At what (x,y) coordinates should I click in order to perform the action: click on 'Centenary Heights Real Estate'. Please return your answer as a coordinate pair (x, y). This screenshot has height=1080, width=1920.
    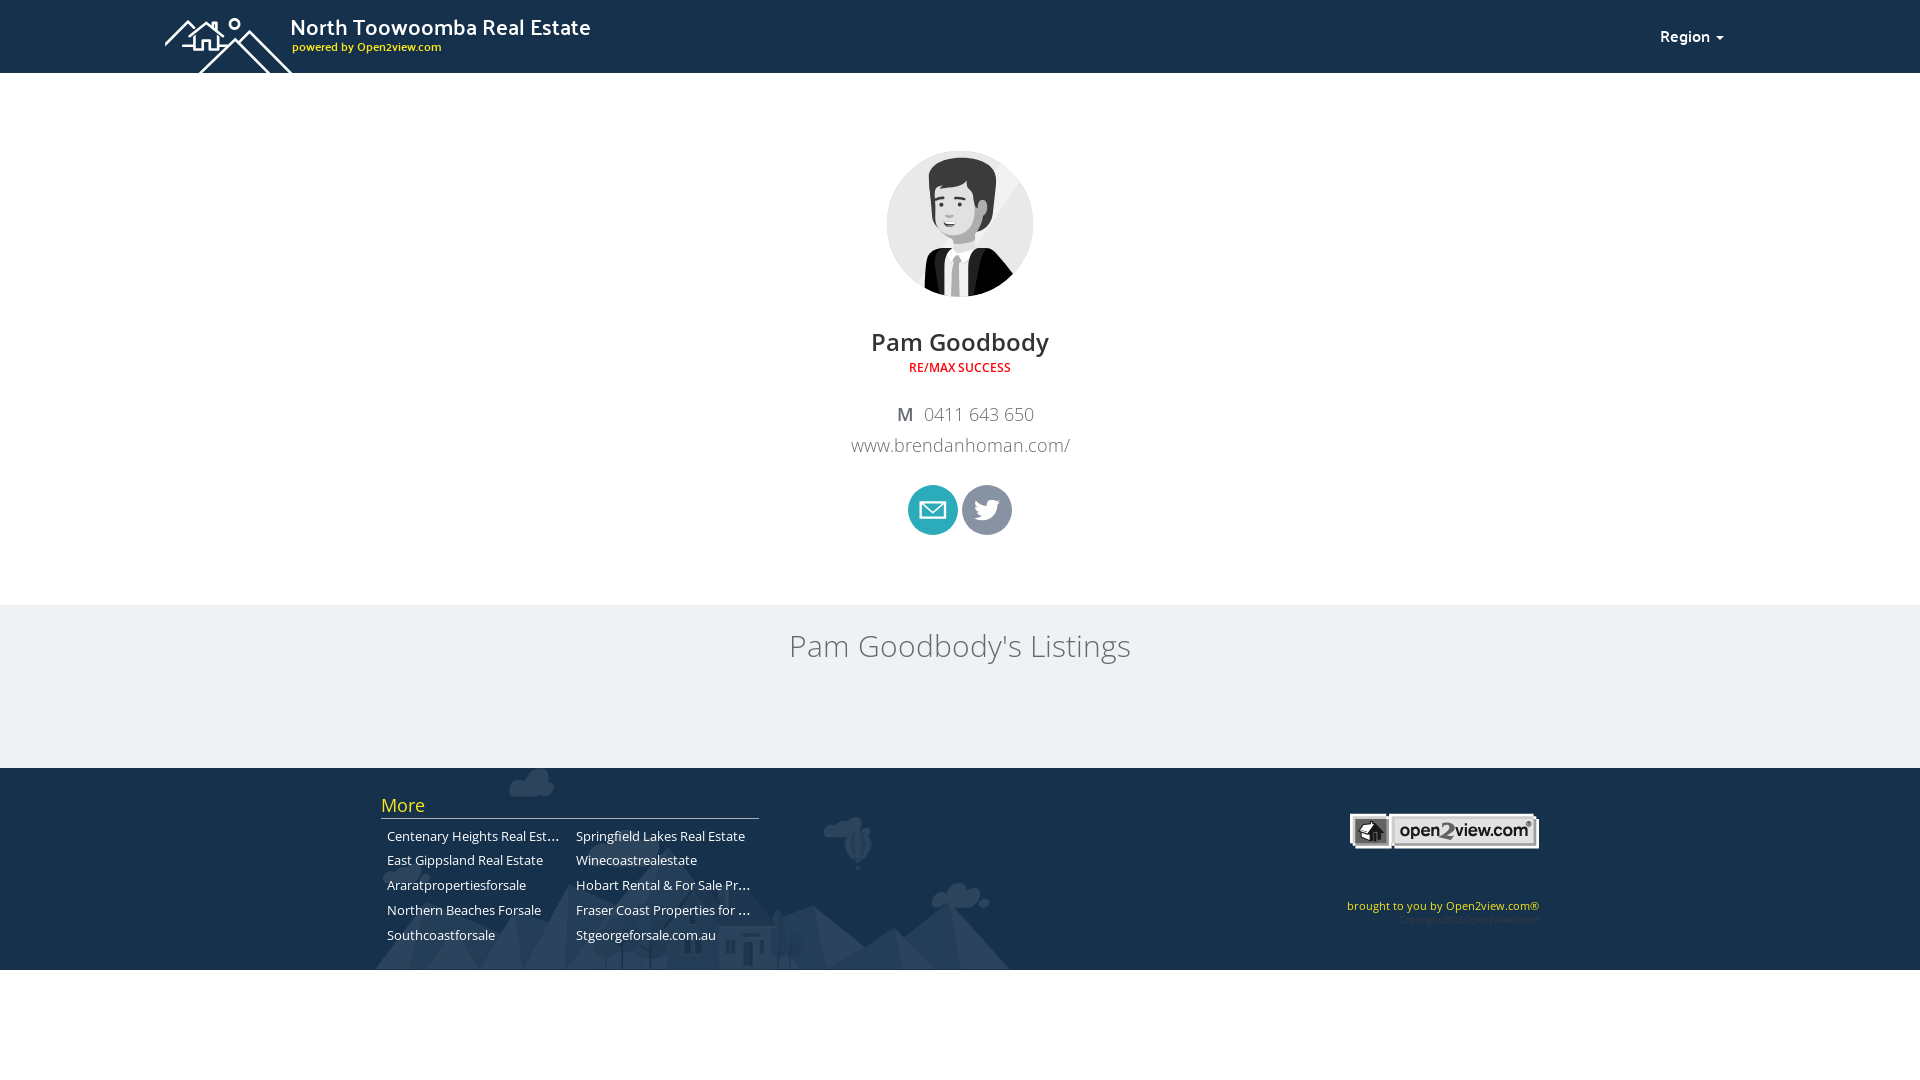
    Looking at the image, I should click on (475, 834).